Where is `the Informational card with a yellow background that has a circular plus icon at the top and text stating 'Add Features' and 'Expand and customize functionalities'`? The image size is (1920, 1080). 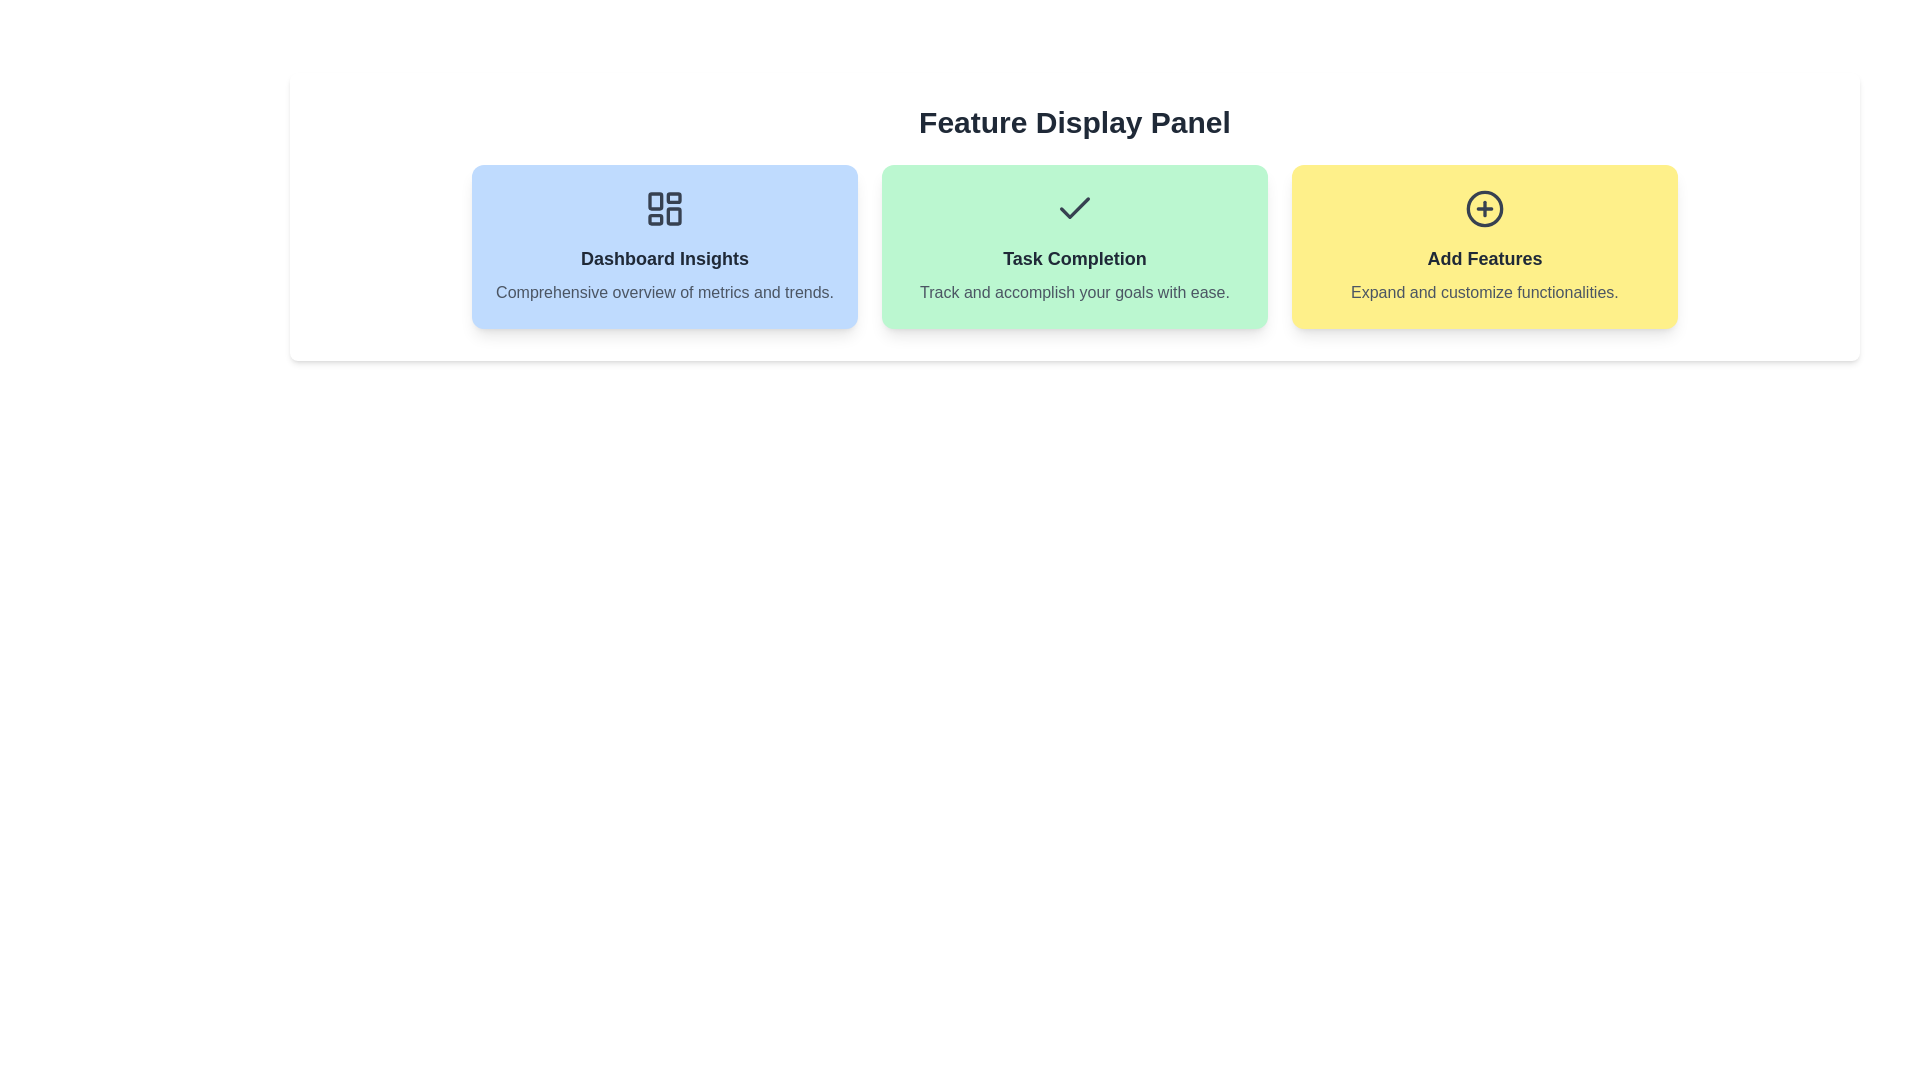 the Informational card with a yellow background that has a circular plus icon at the top and text stating 'Add Features' and 'Expand and customize functionalities' is located at coordinates (1484, 245).